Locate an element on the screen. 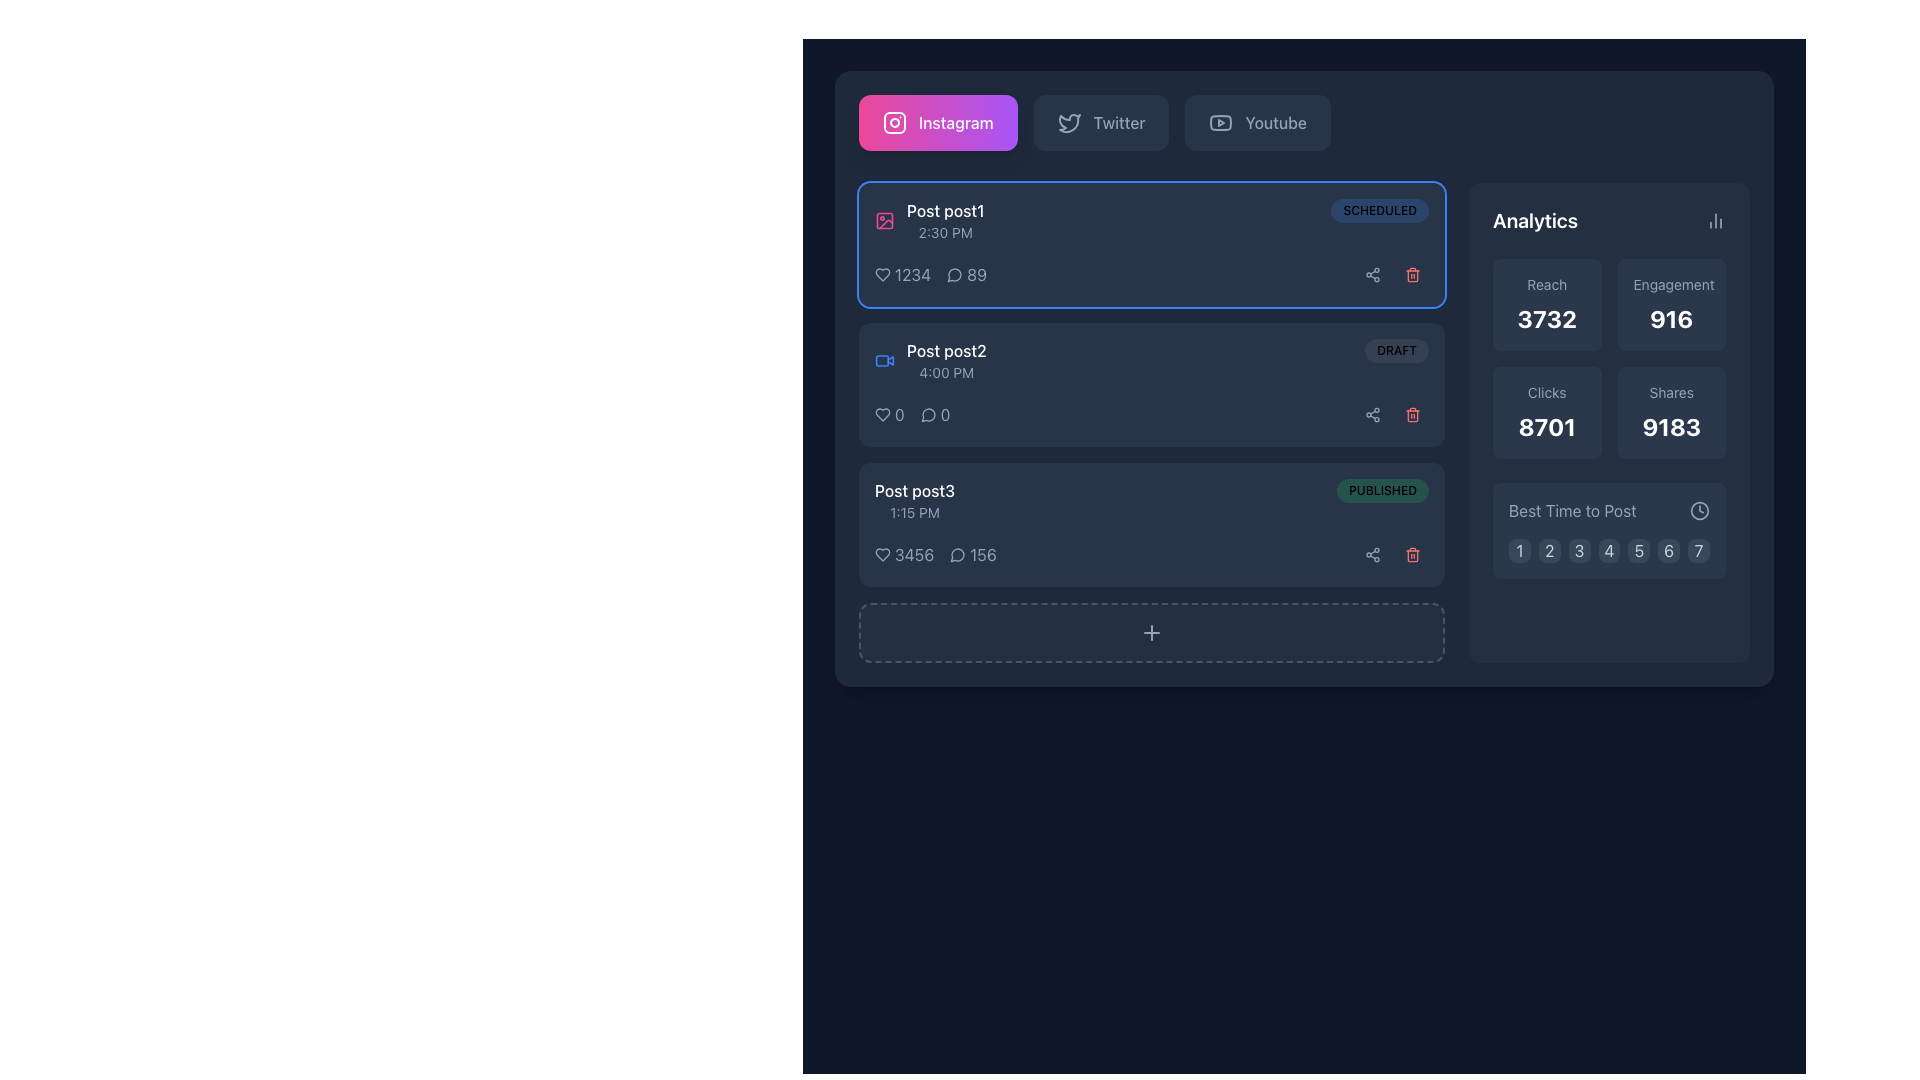 The height and width of the screenshot is (1080, 1920). the text display representing the current engagement count in the upper-right part of the interface under the 'Engagement' label in the 'Analytics' panel is located at coordinates (1671, 318).